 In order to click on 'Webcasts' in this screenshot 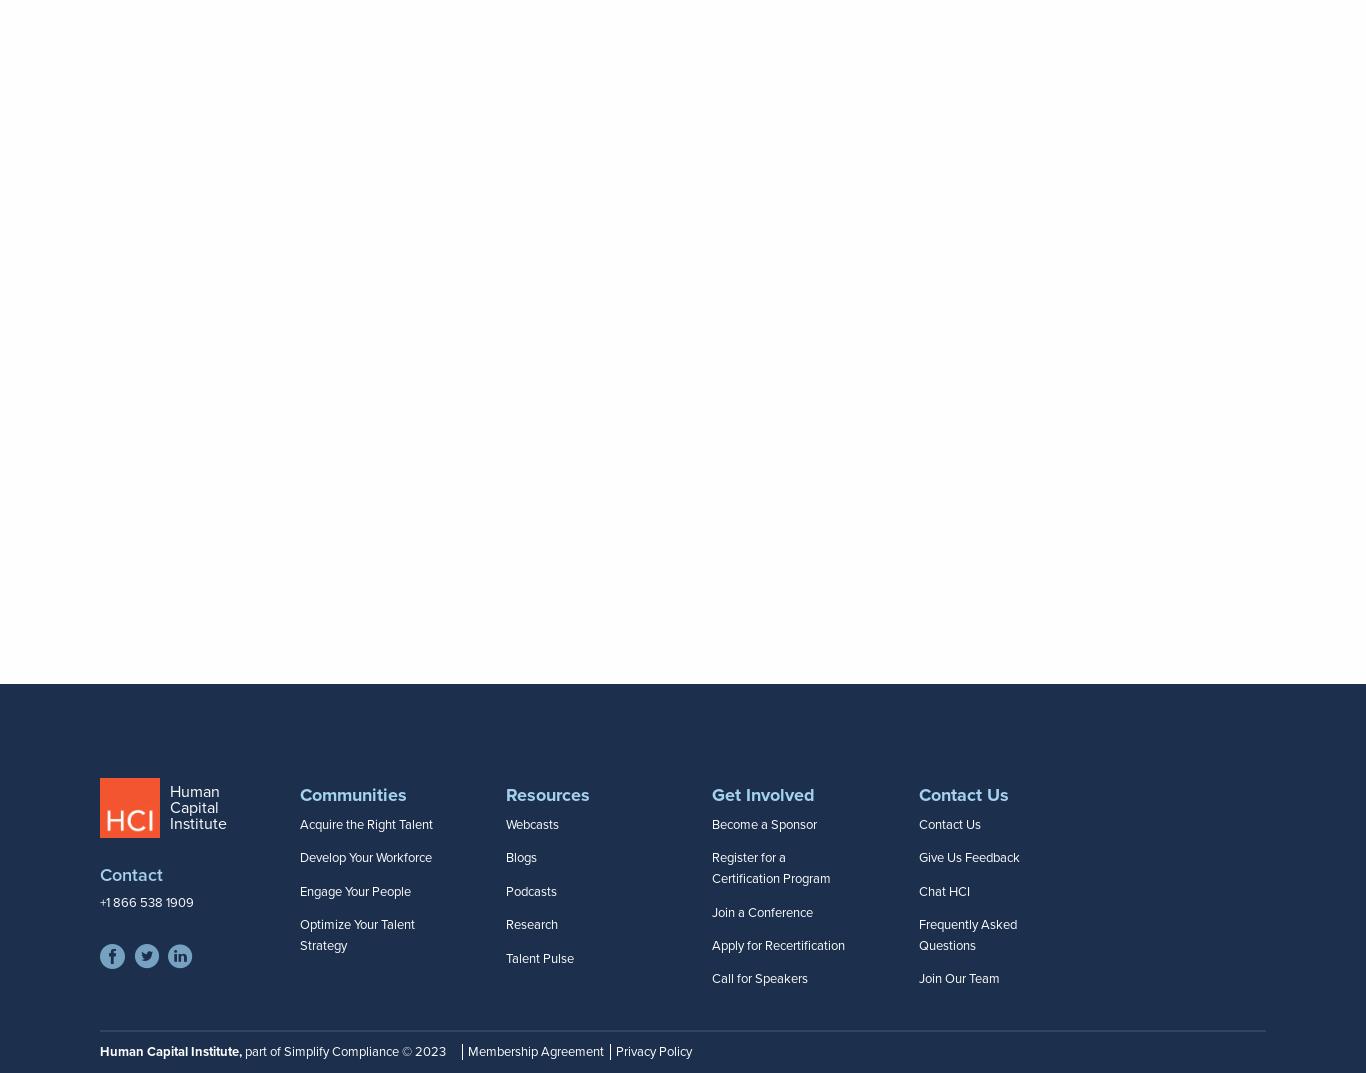, I will do `click(532, 823)`.